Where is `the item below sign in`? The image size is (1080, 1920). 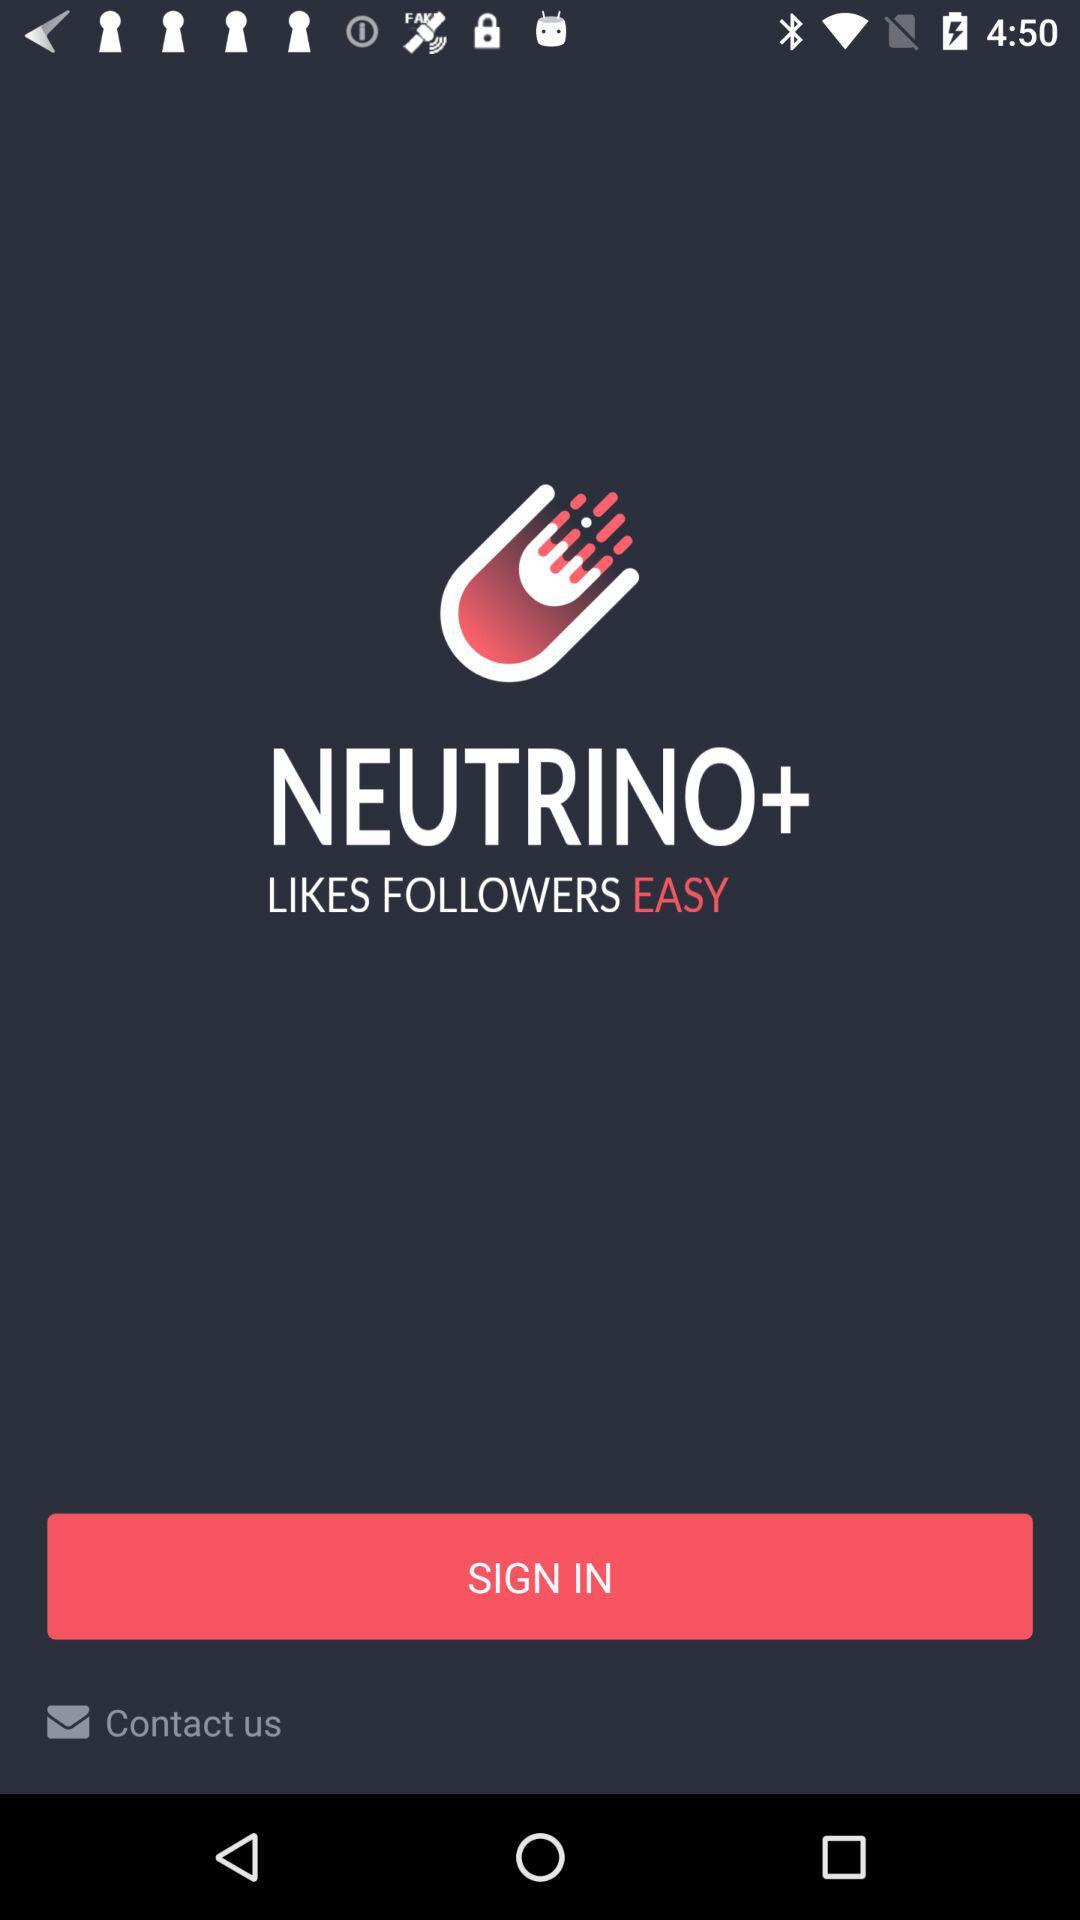
the item below sign in is located at coordinates (540, 1721).